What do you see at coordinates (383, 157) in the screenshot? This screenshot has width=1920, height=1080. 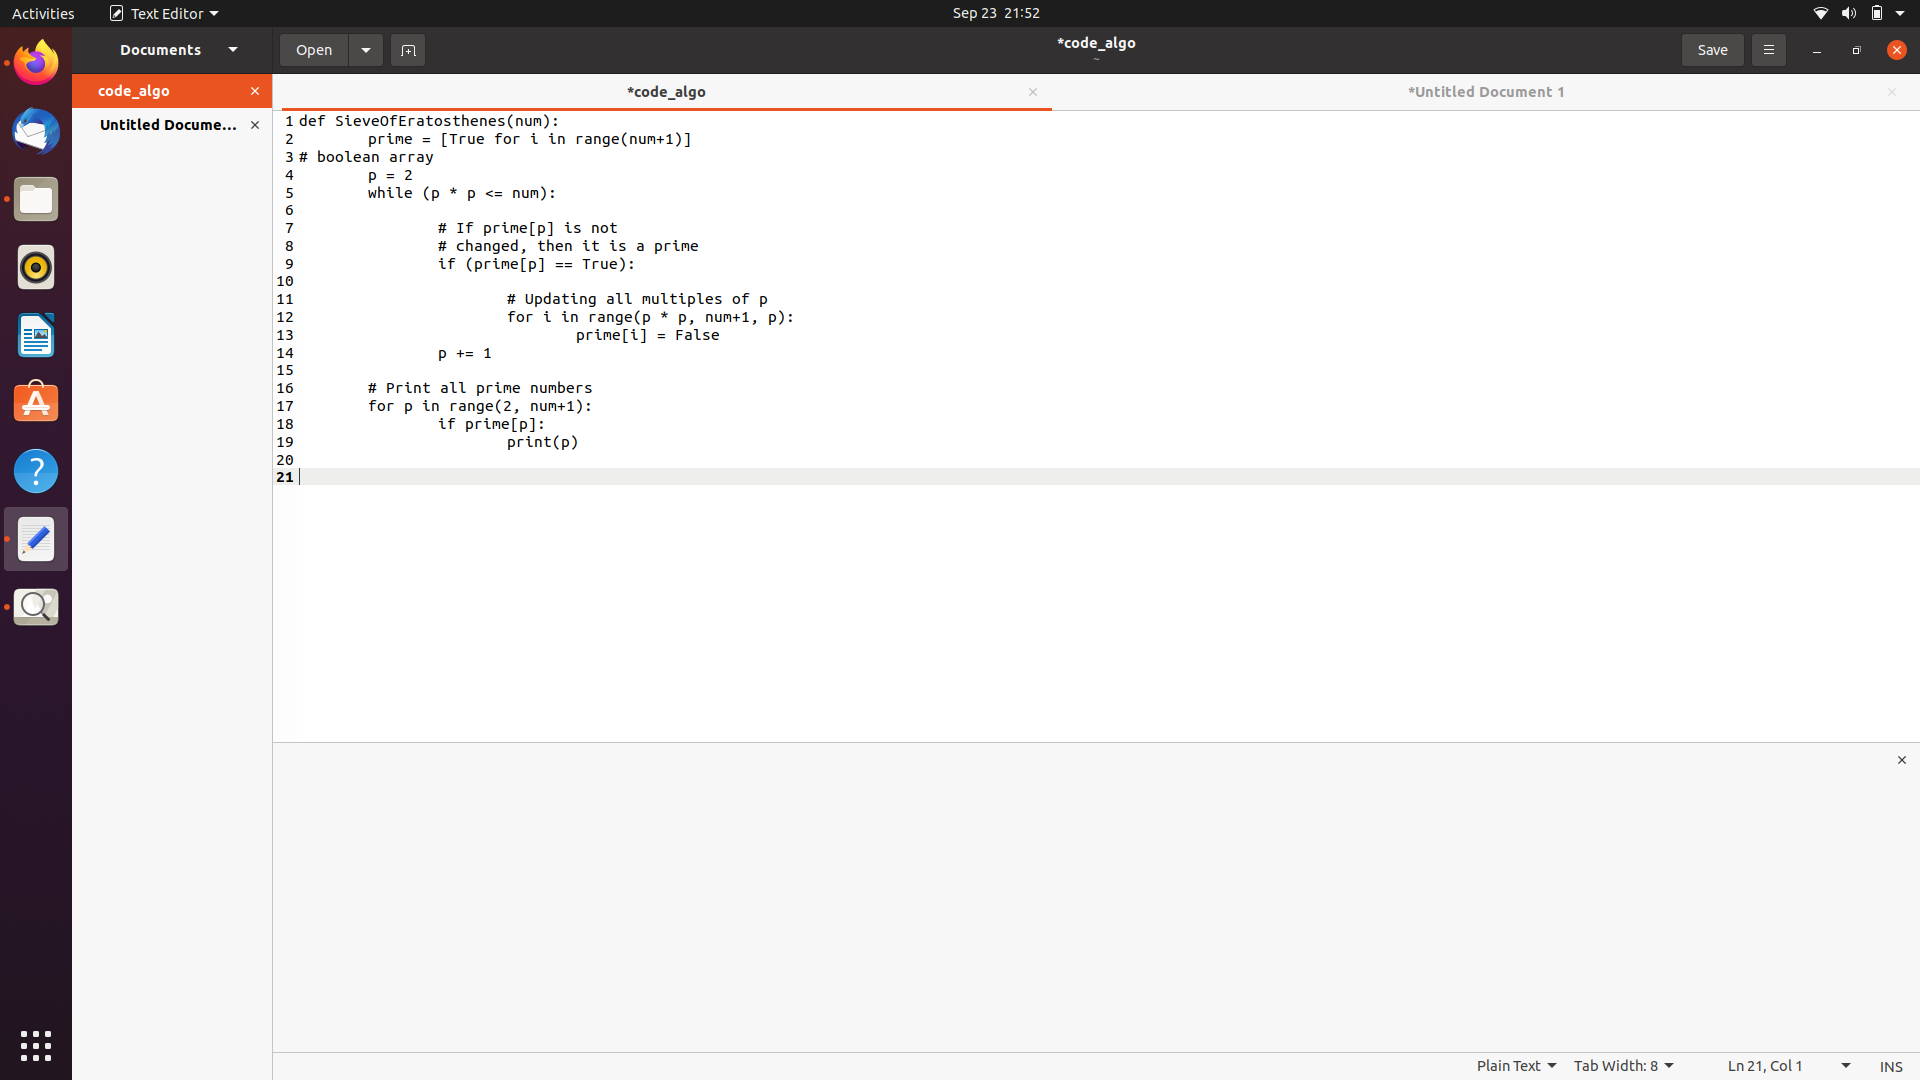 I see `Transfer the entire text from code_algo file to an untitled document using the keyboard shortcuts for select all (Ctrl+A), copy (Ctrl+C) and paste (Ctrl+V)` at bounding box center [383, 157].